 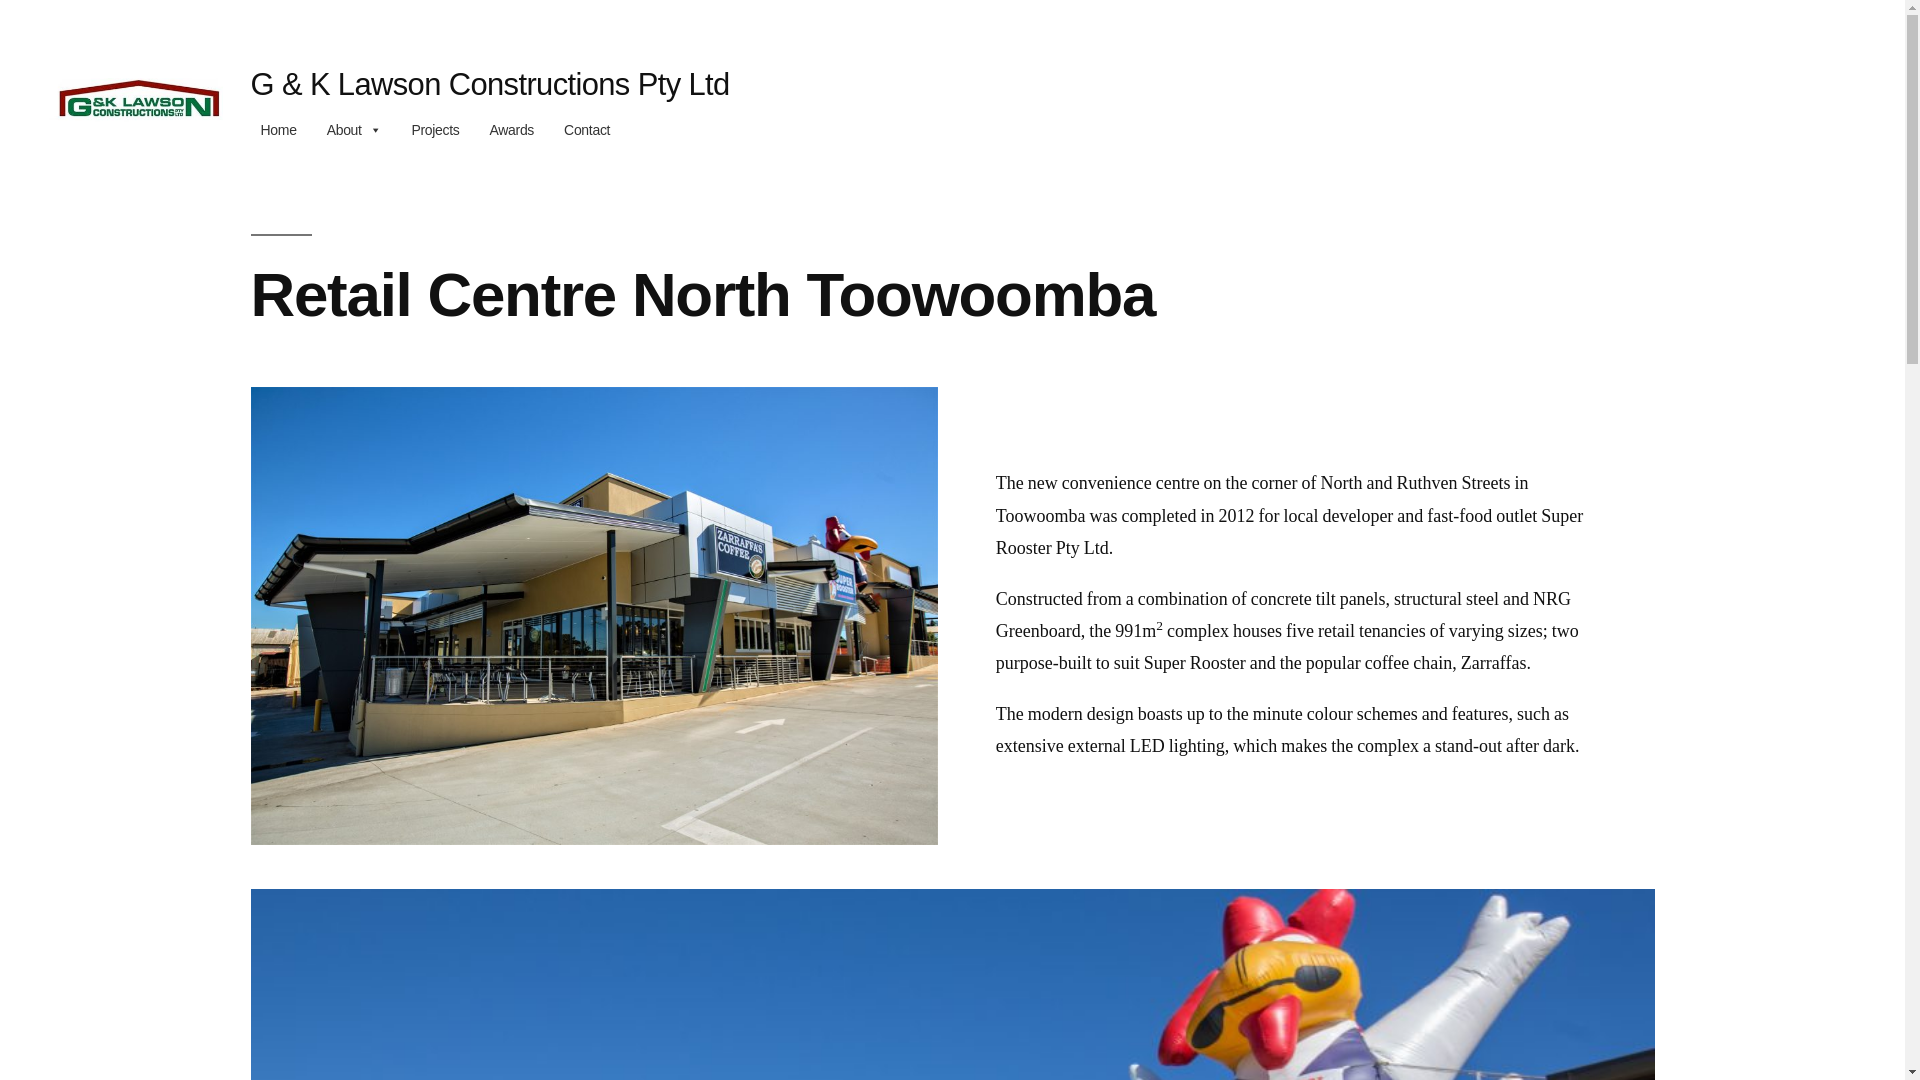 What do you see at coordinates (511, 130) in the screenshot?
I see `'Awards'` at bounding box center [511, 130].